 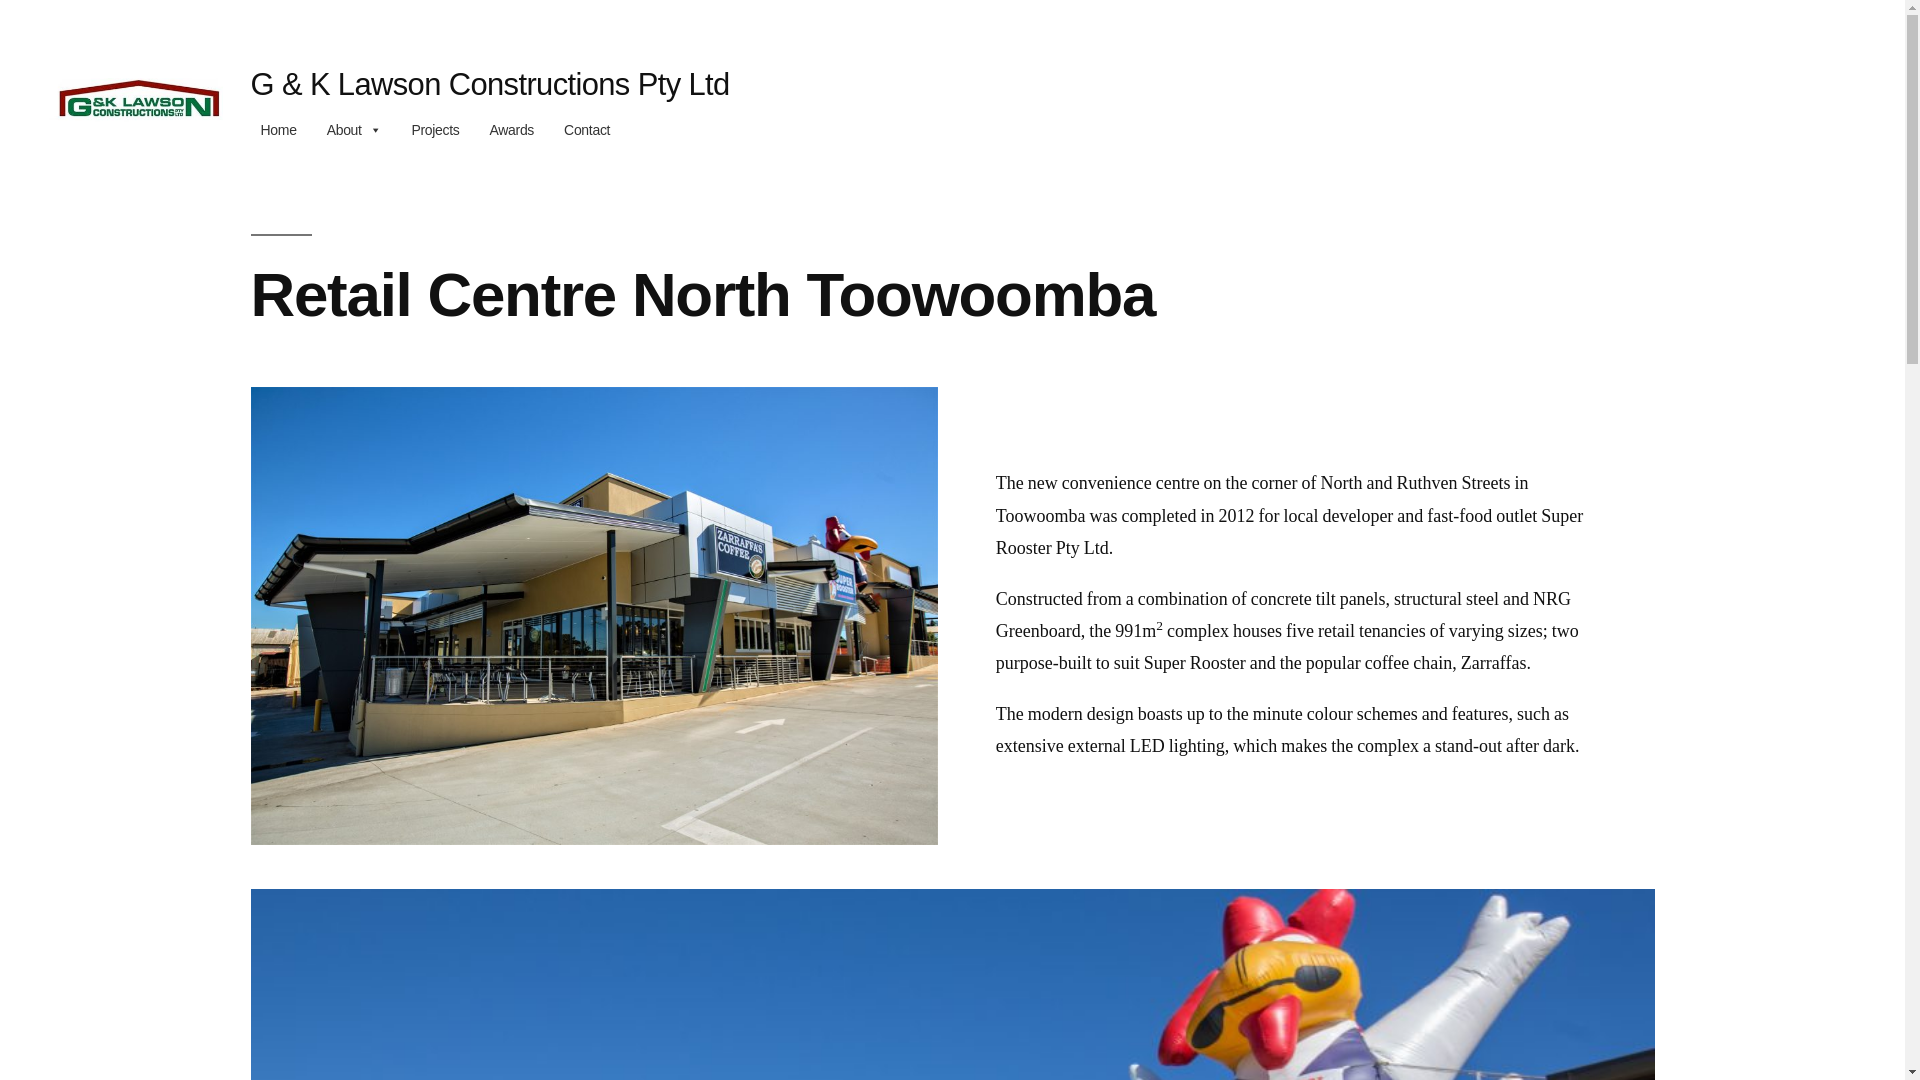 What do you see at coordinates (511, 130) in the screenshot?
I see `'Awards'` at bounding box center [511, 130].